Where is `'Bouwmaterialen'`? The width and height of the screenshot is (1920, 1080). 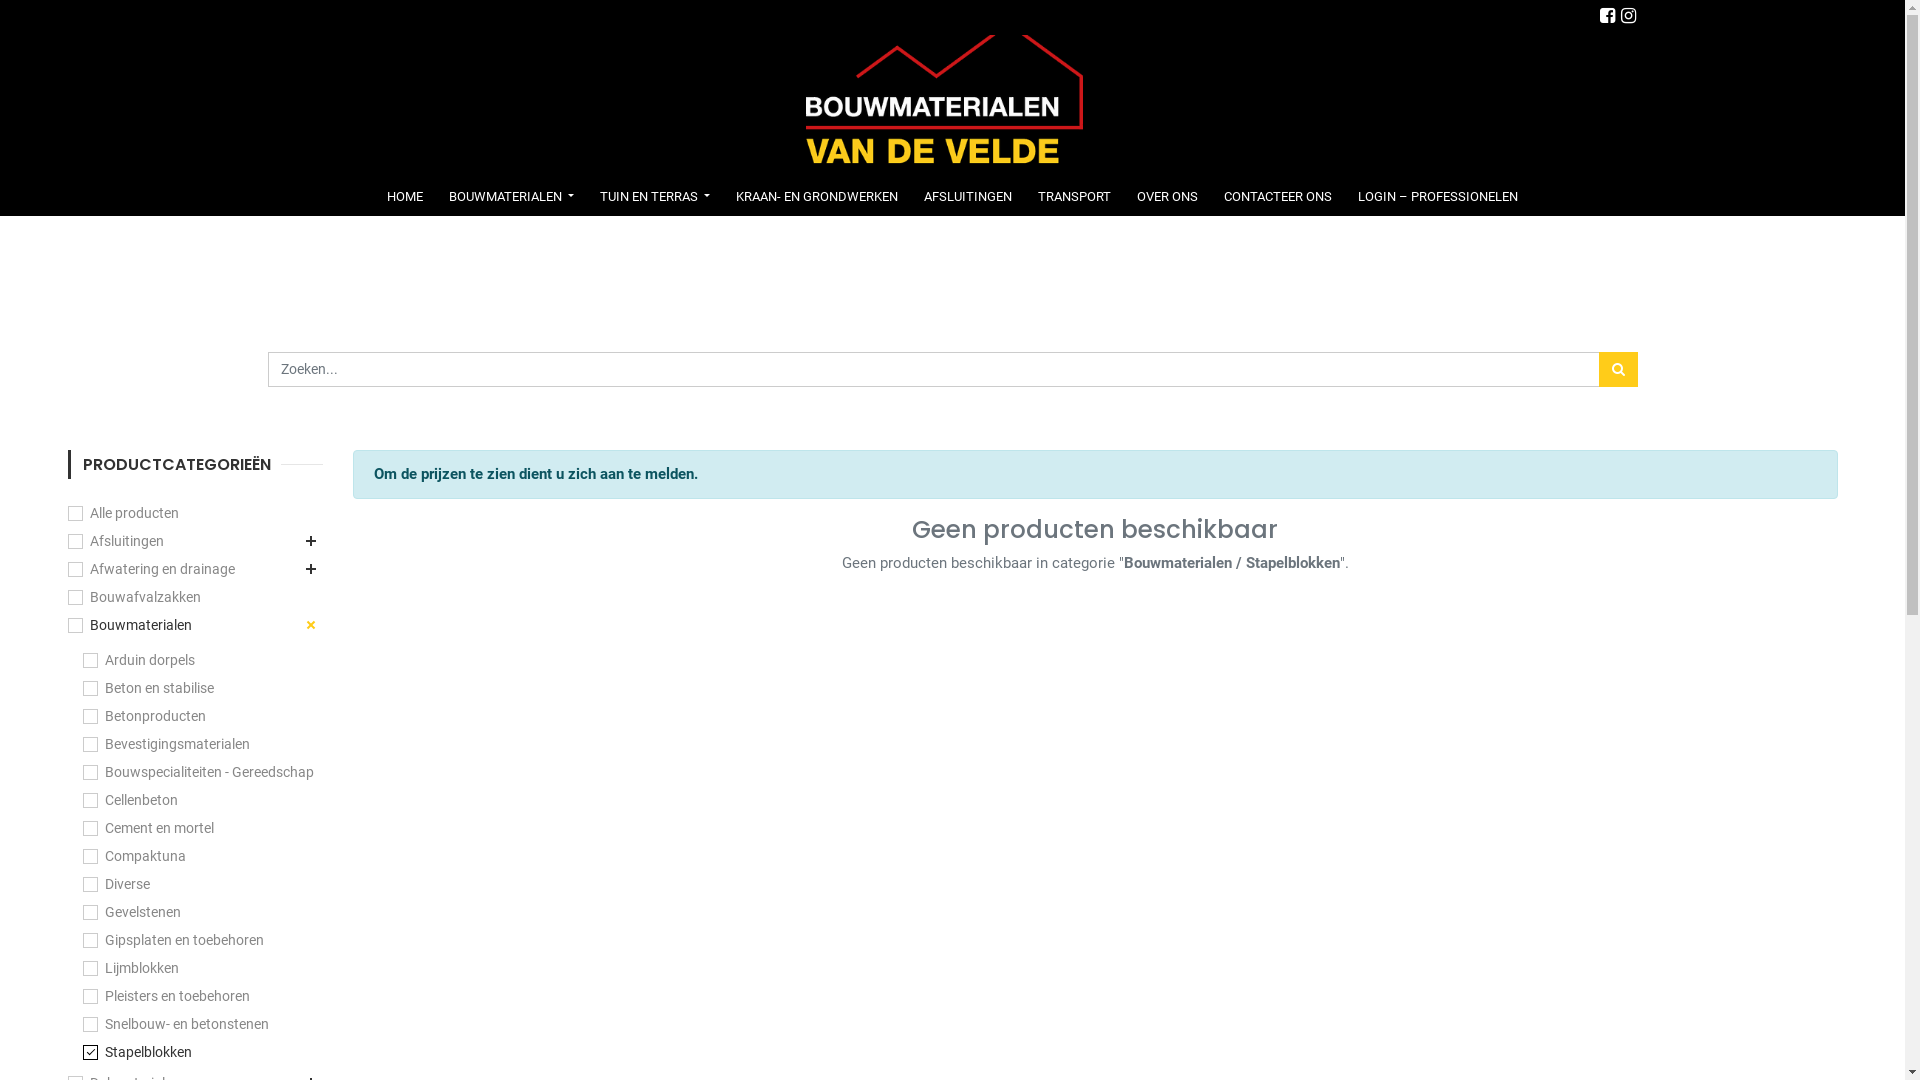 'Bouwmaterialen' is located at coordinates (128, 623).